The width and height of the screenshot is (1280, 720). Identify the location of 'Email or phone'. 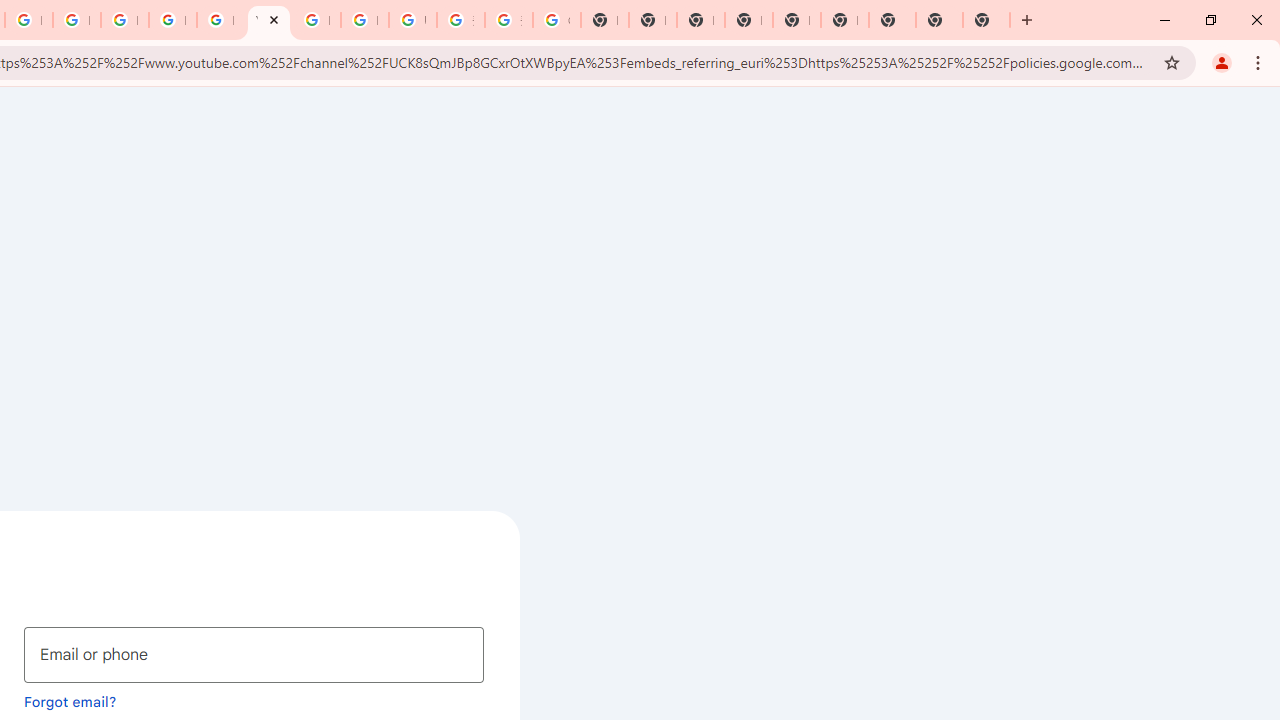
(253, 654).